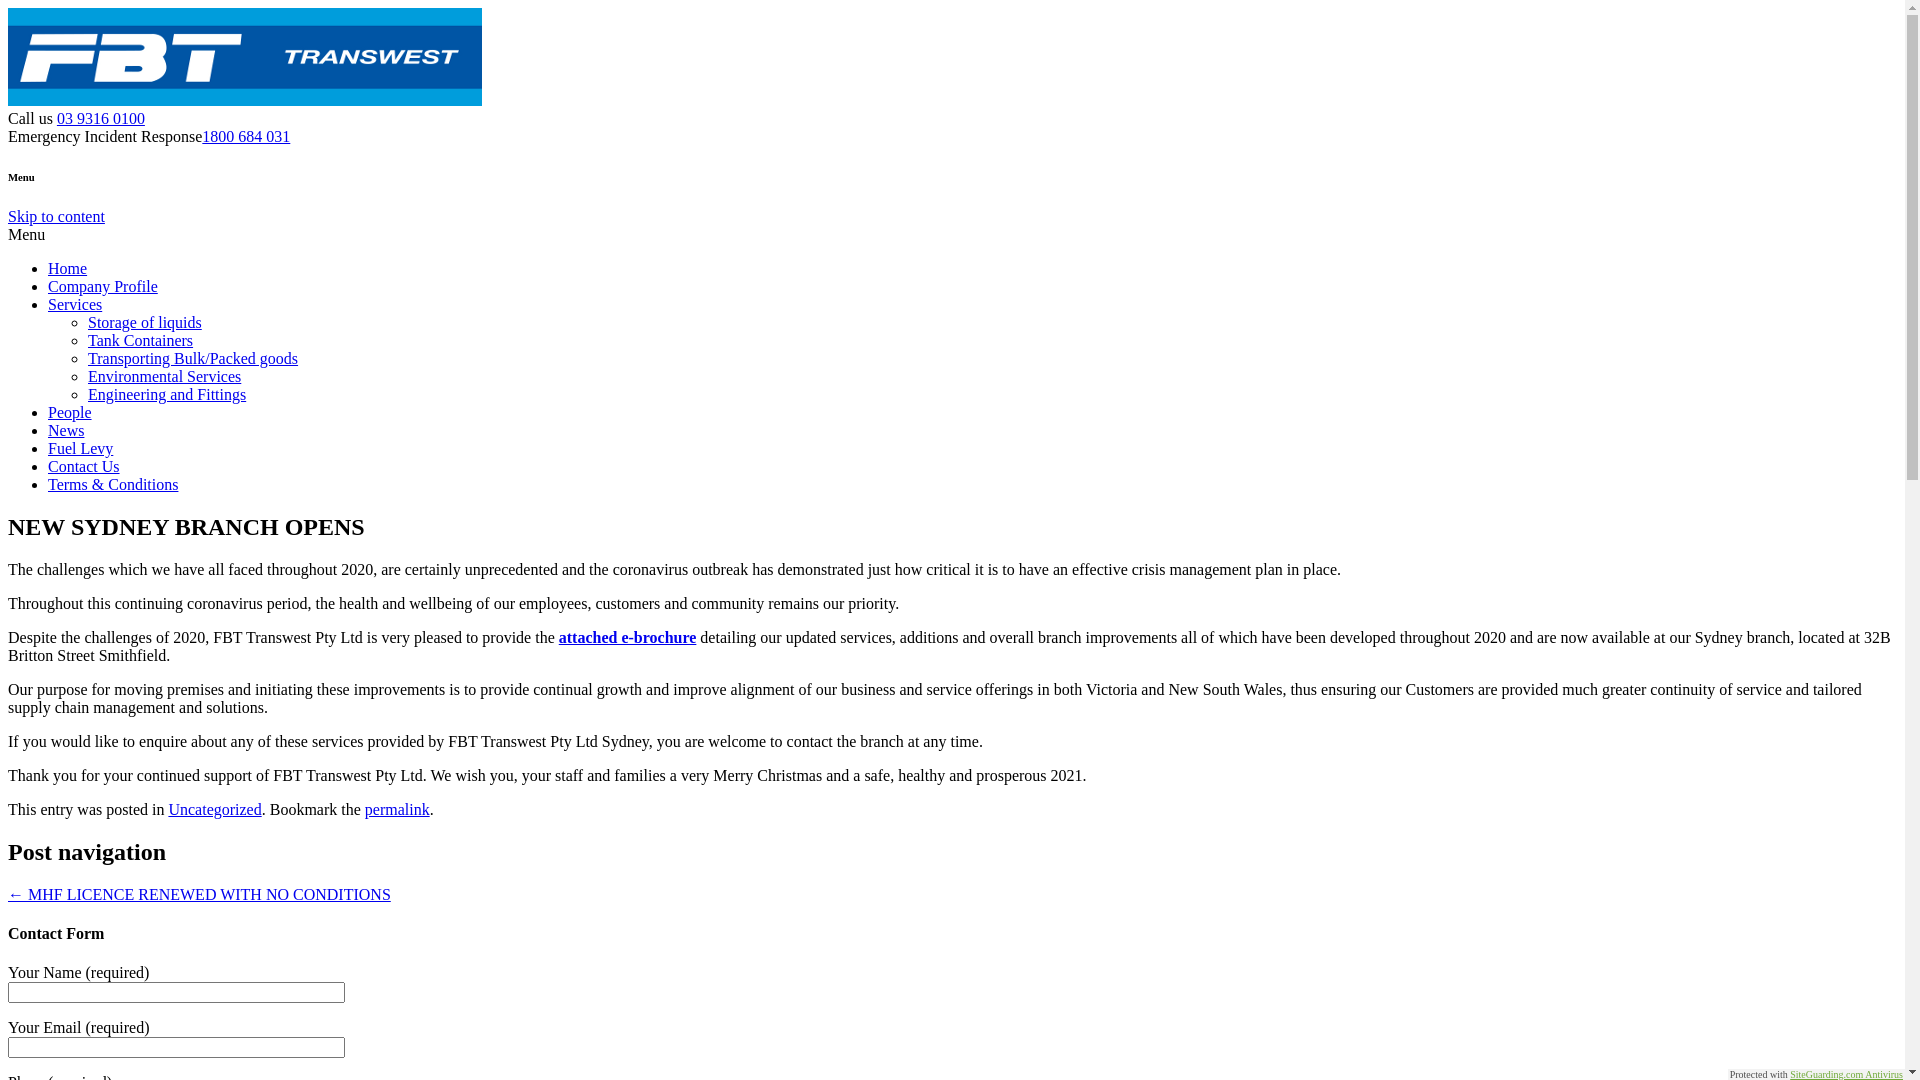  What do you see at coordinates (80, 447) in the screenshot?
I see `'Fuel Levy'` at bounding box center [80, 447].